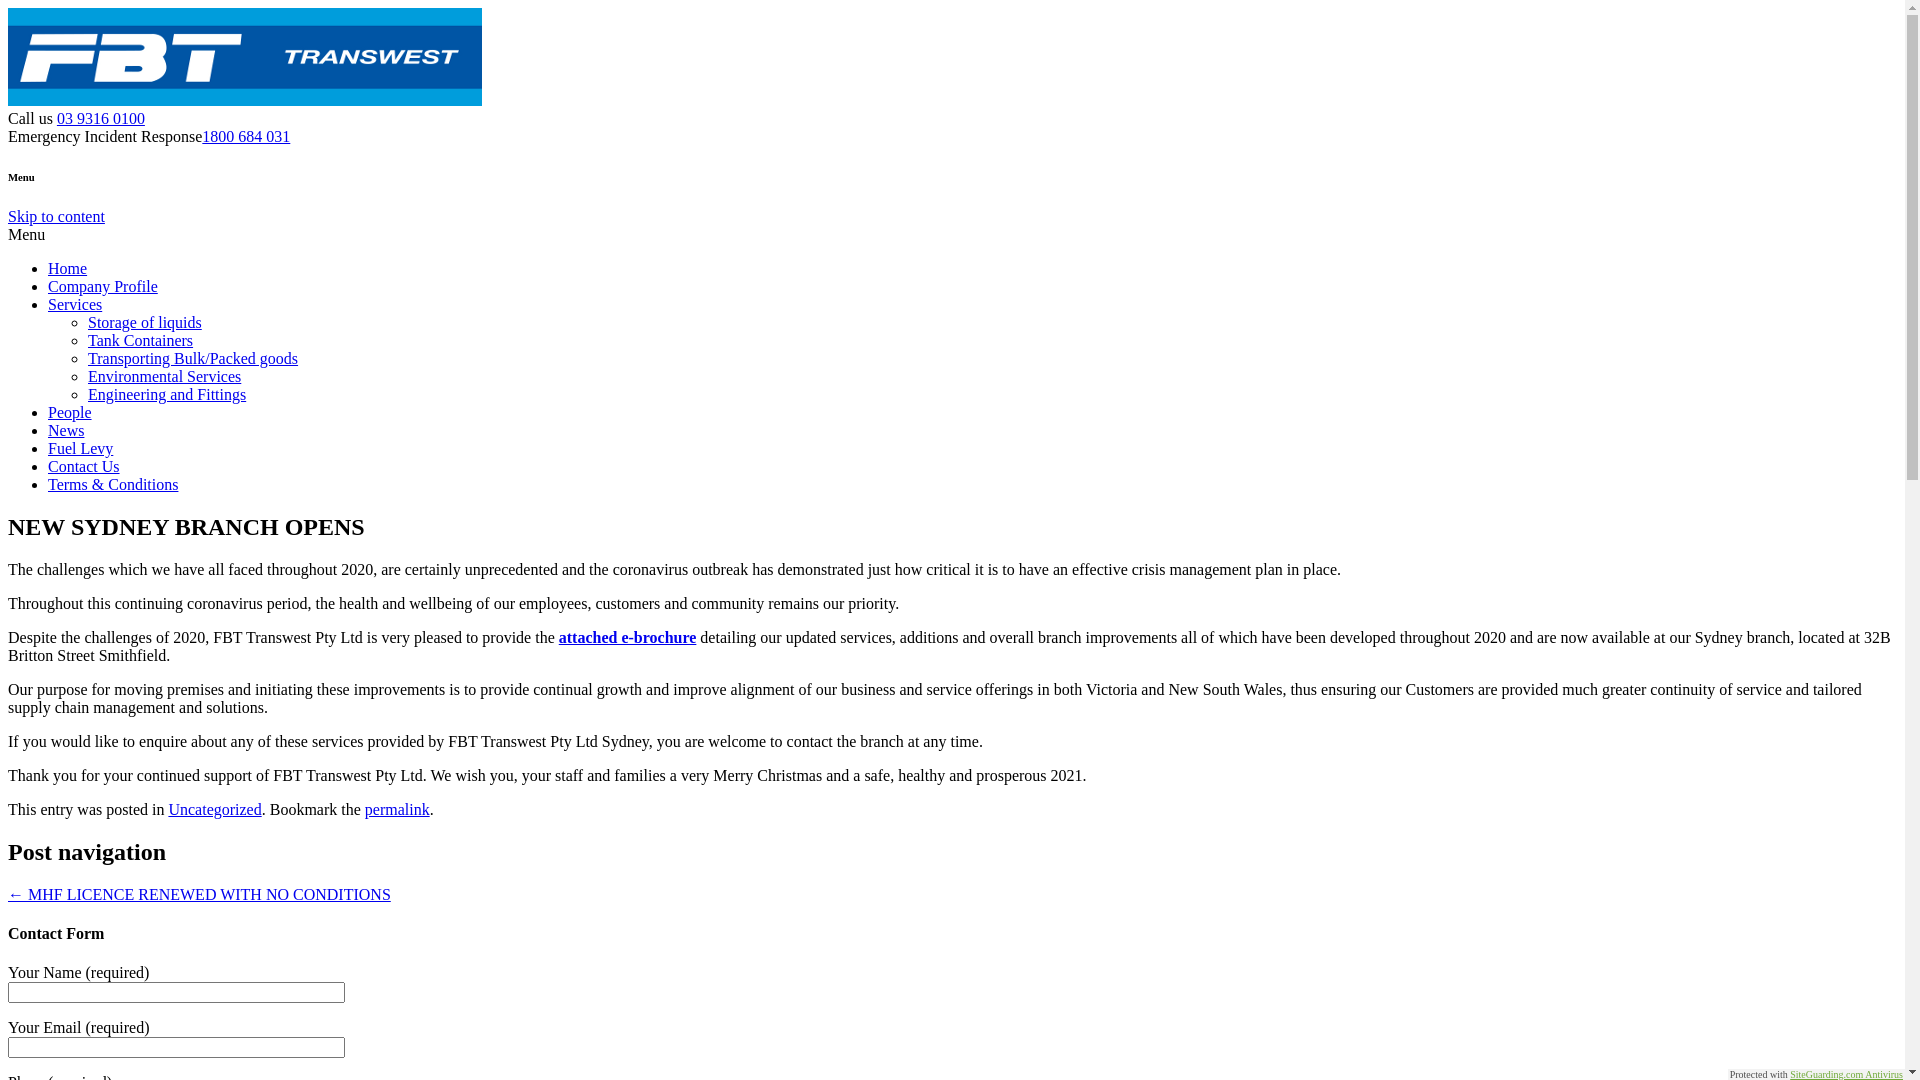  What do you see at coordinates (80, 447) in the screenshot?
I see `'Fuel Levy'` at bounding box center [80, 447].